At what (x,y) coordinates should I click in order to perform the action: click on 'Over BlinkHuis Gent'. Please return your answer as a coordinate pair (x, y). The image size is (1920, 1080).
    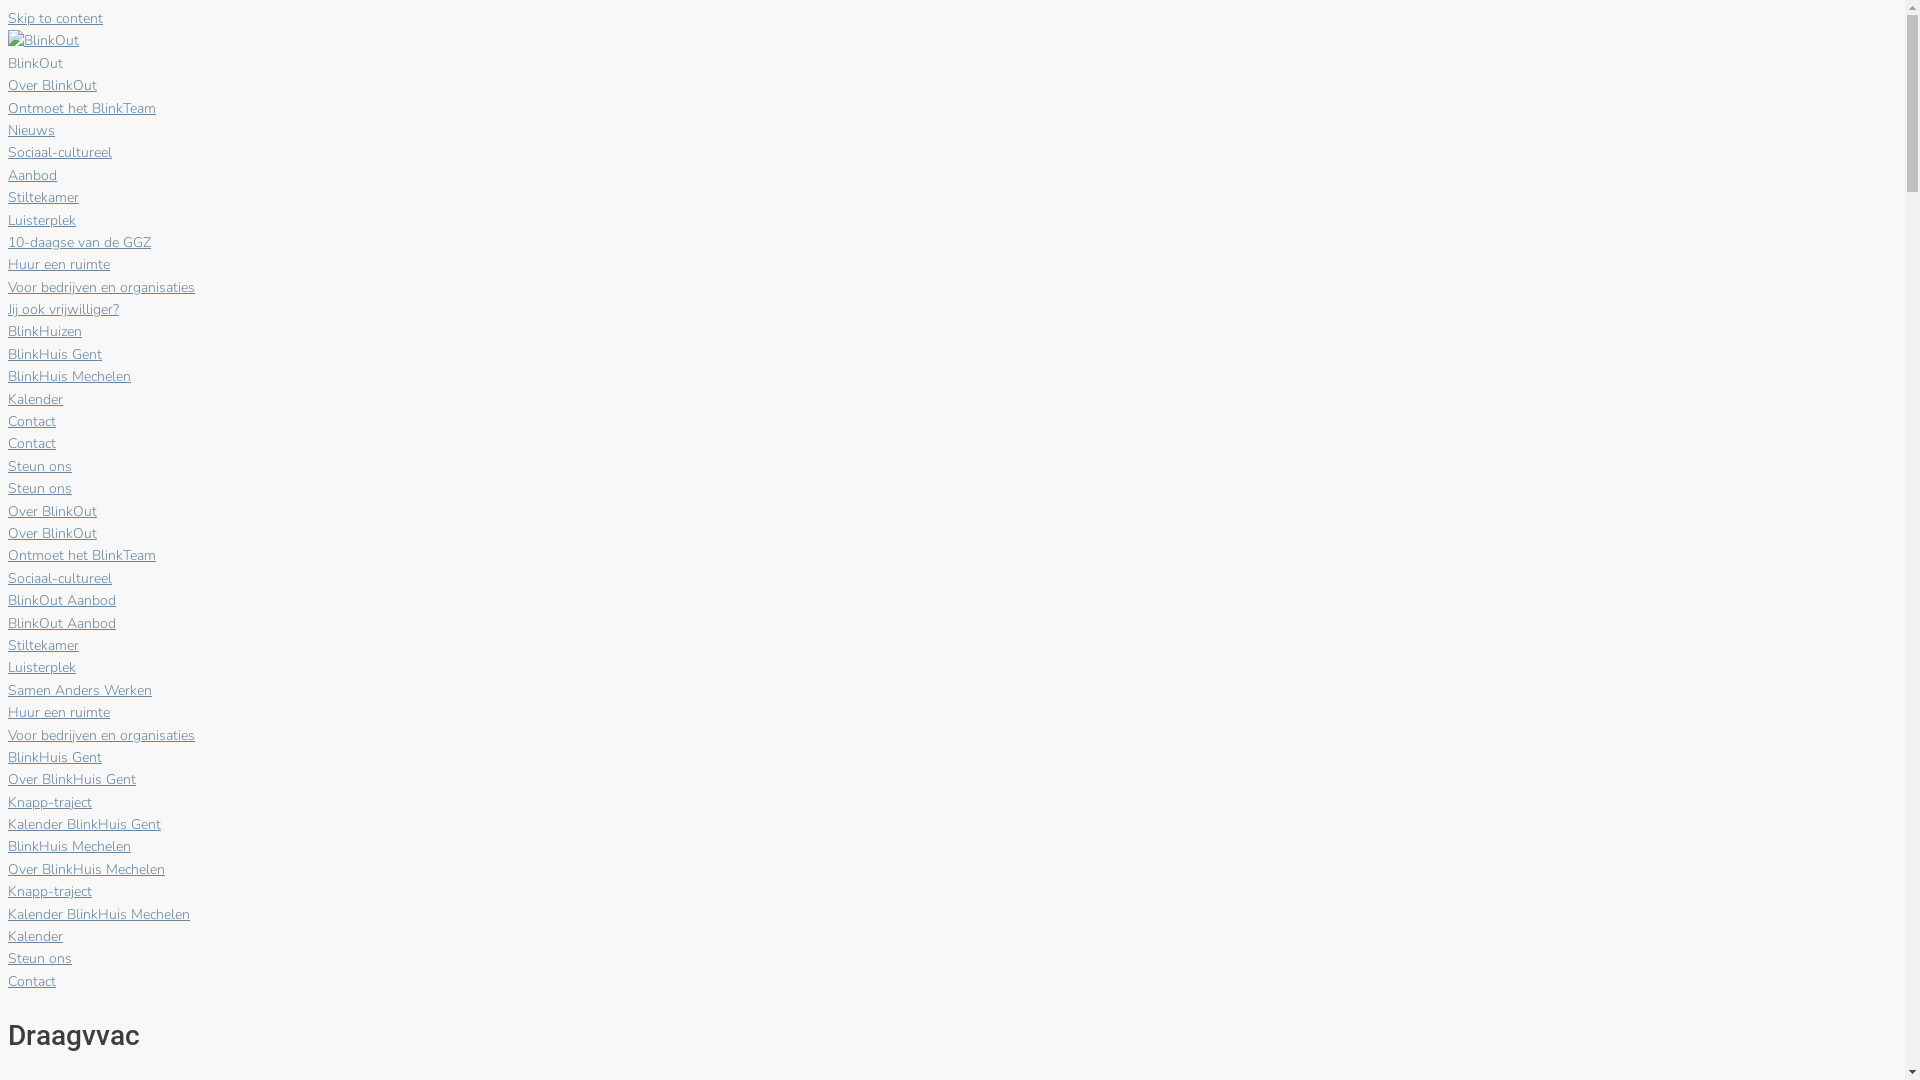
    Looking at the image, I should click on (72, 778).